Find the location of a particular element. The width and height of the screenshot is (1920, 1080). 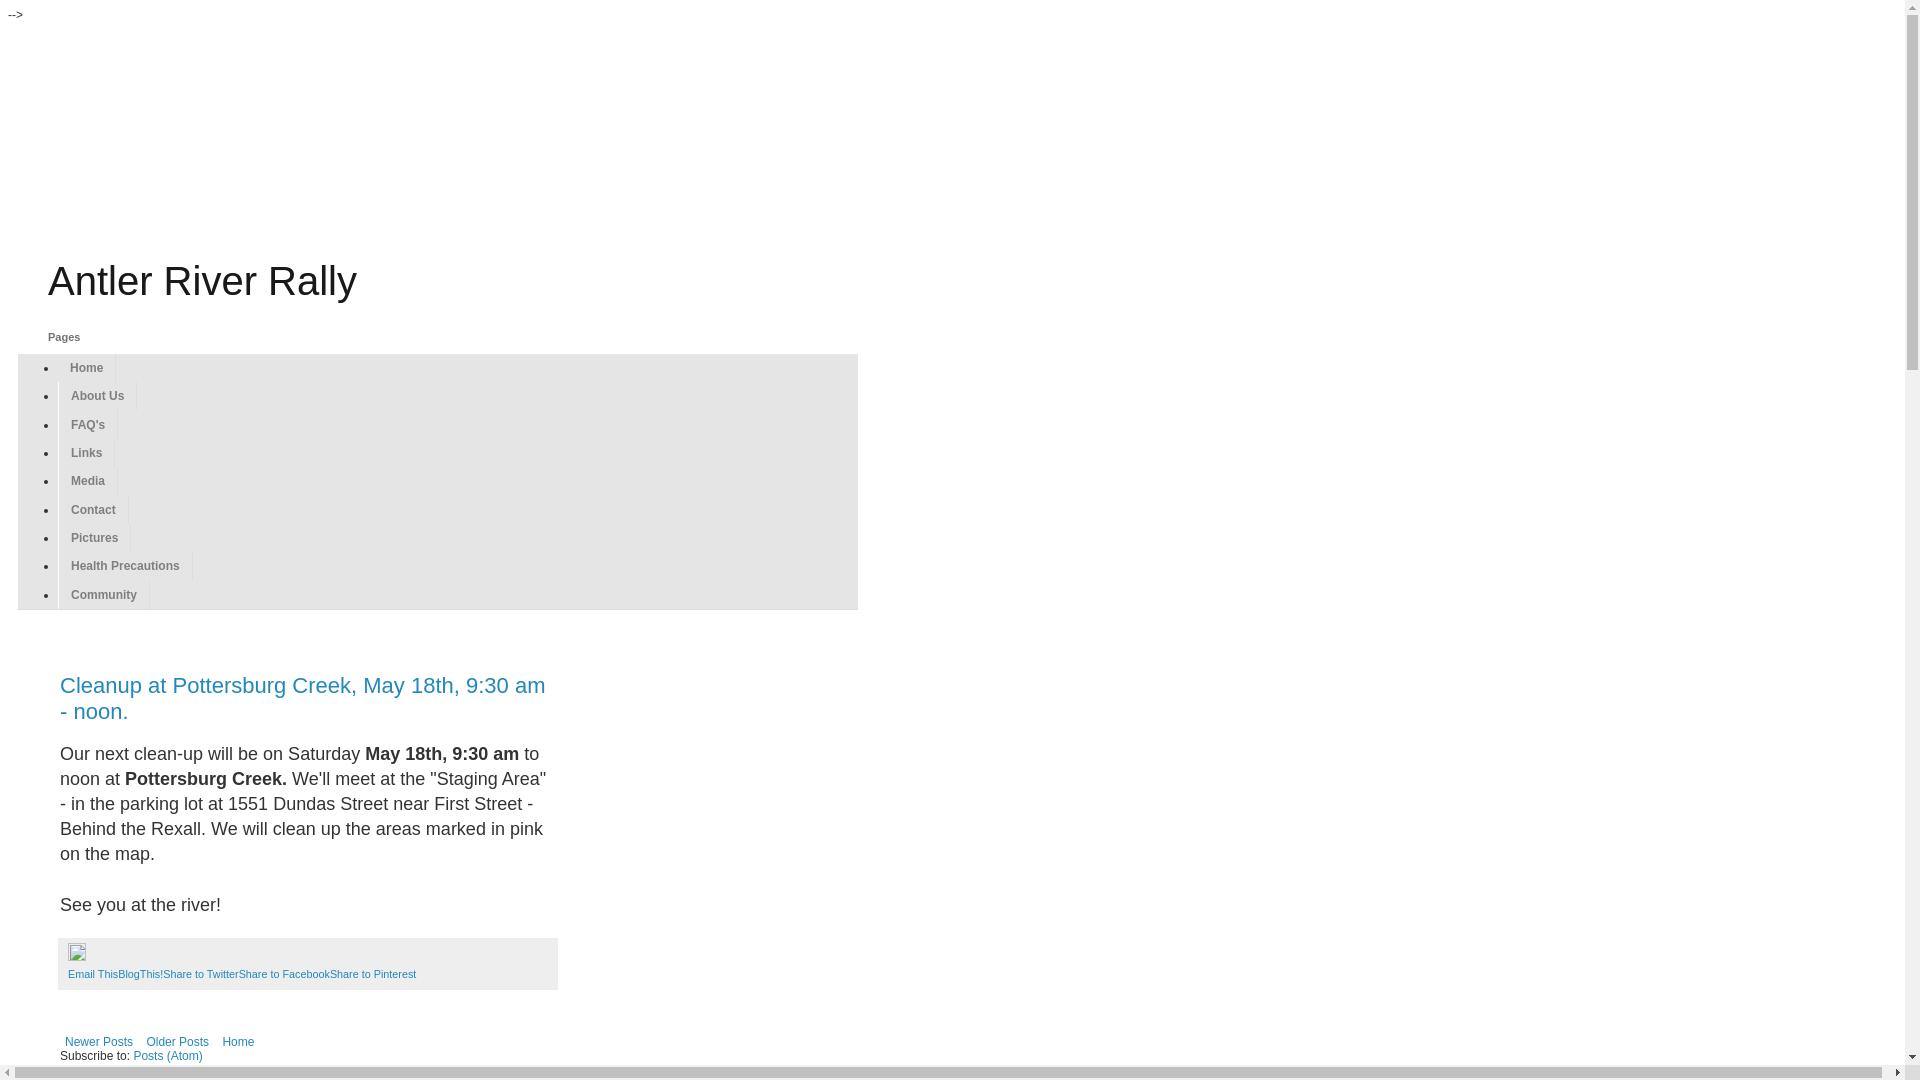

'About Us' is located at coordinates (96, 396).